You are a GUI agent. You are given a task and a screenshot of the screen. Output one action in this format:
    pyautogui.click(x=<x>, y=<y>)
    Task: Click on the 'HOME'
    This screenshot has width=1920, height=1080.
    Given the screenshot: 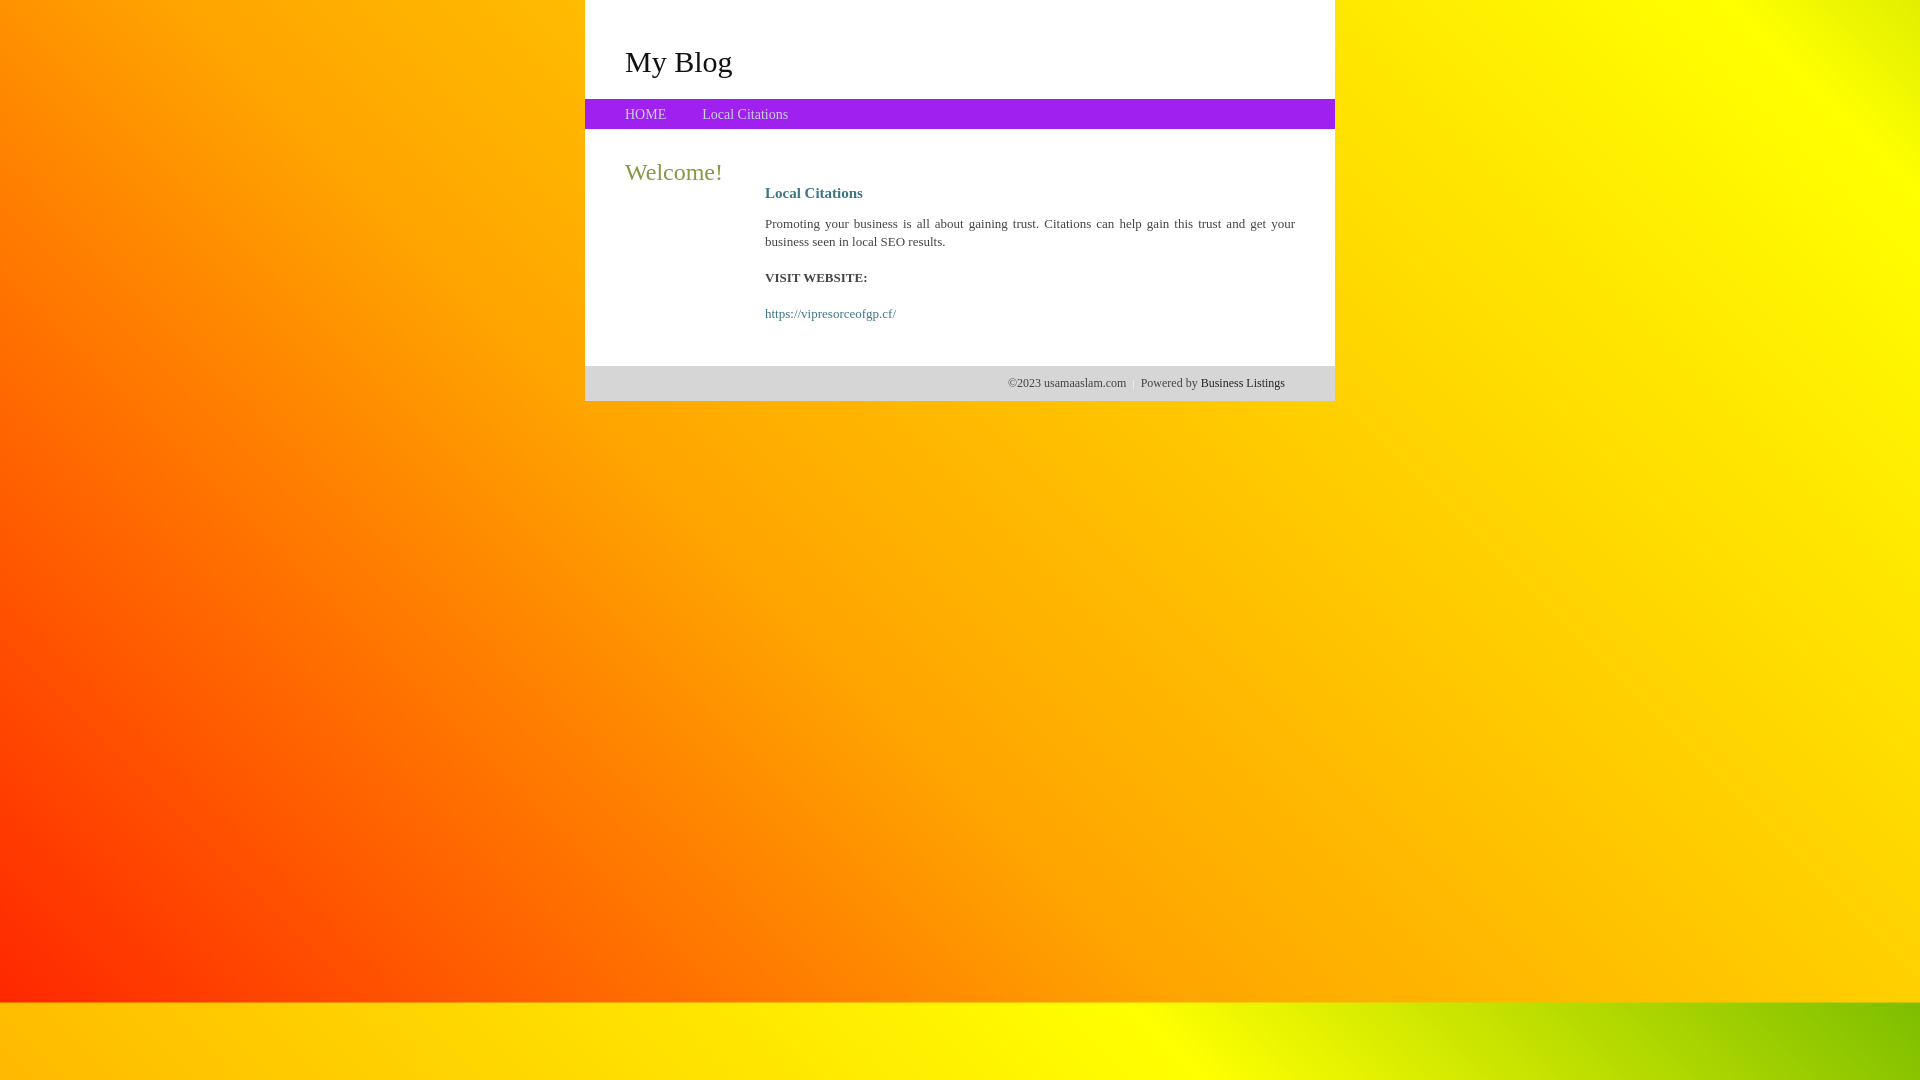 What is the action you would take?
    pyautogui.click(x=623, y=114)
    